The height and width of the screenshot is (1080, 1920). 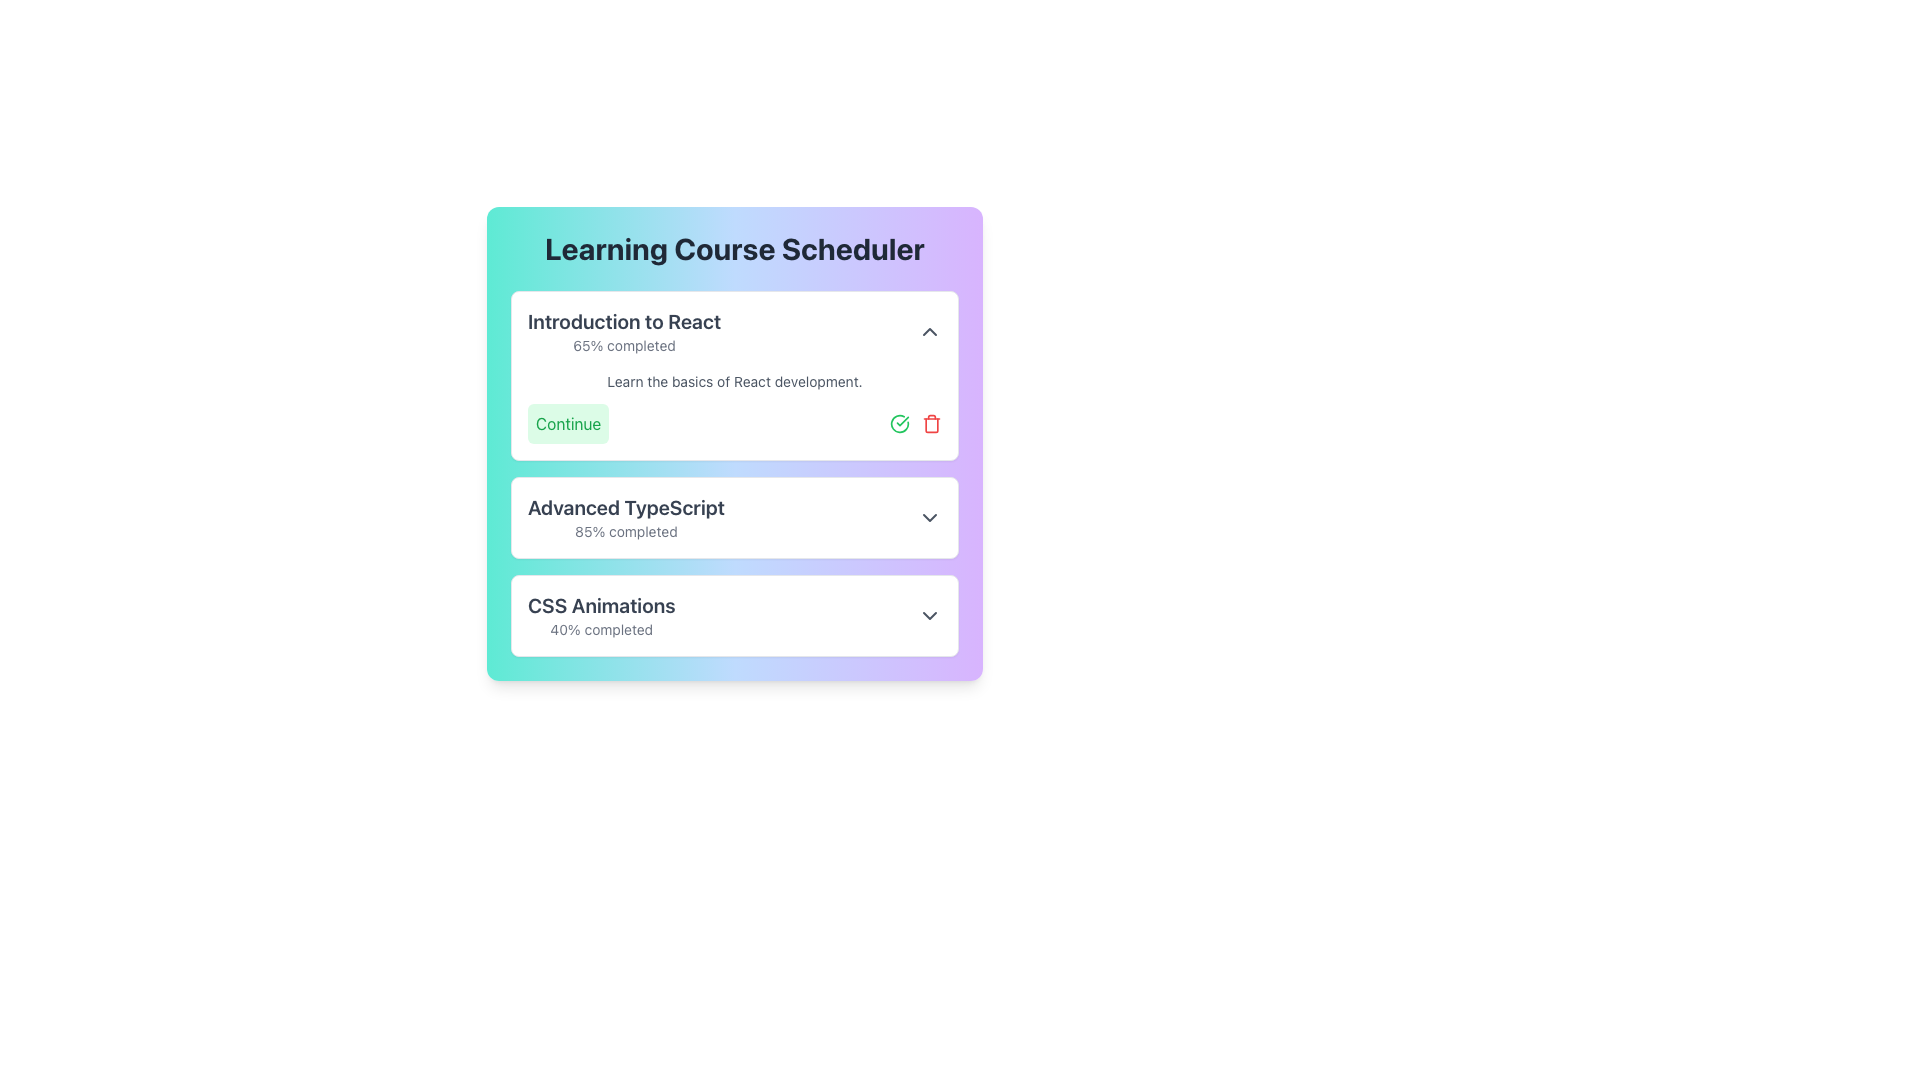 What do you see at coordinates (733, 516) in the screenshot?
I see `the arrow on the second Course Entry Card in the 'Learning Course Scheduler' section` at bounding box center [733, 516].